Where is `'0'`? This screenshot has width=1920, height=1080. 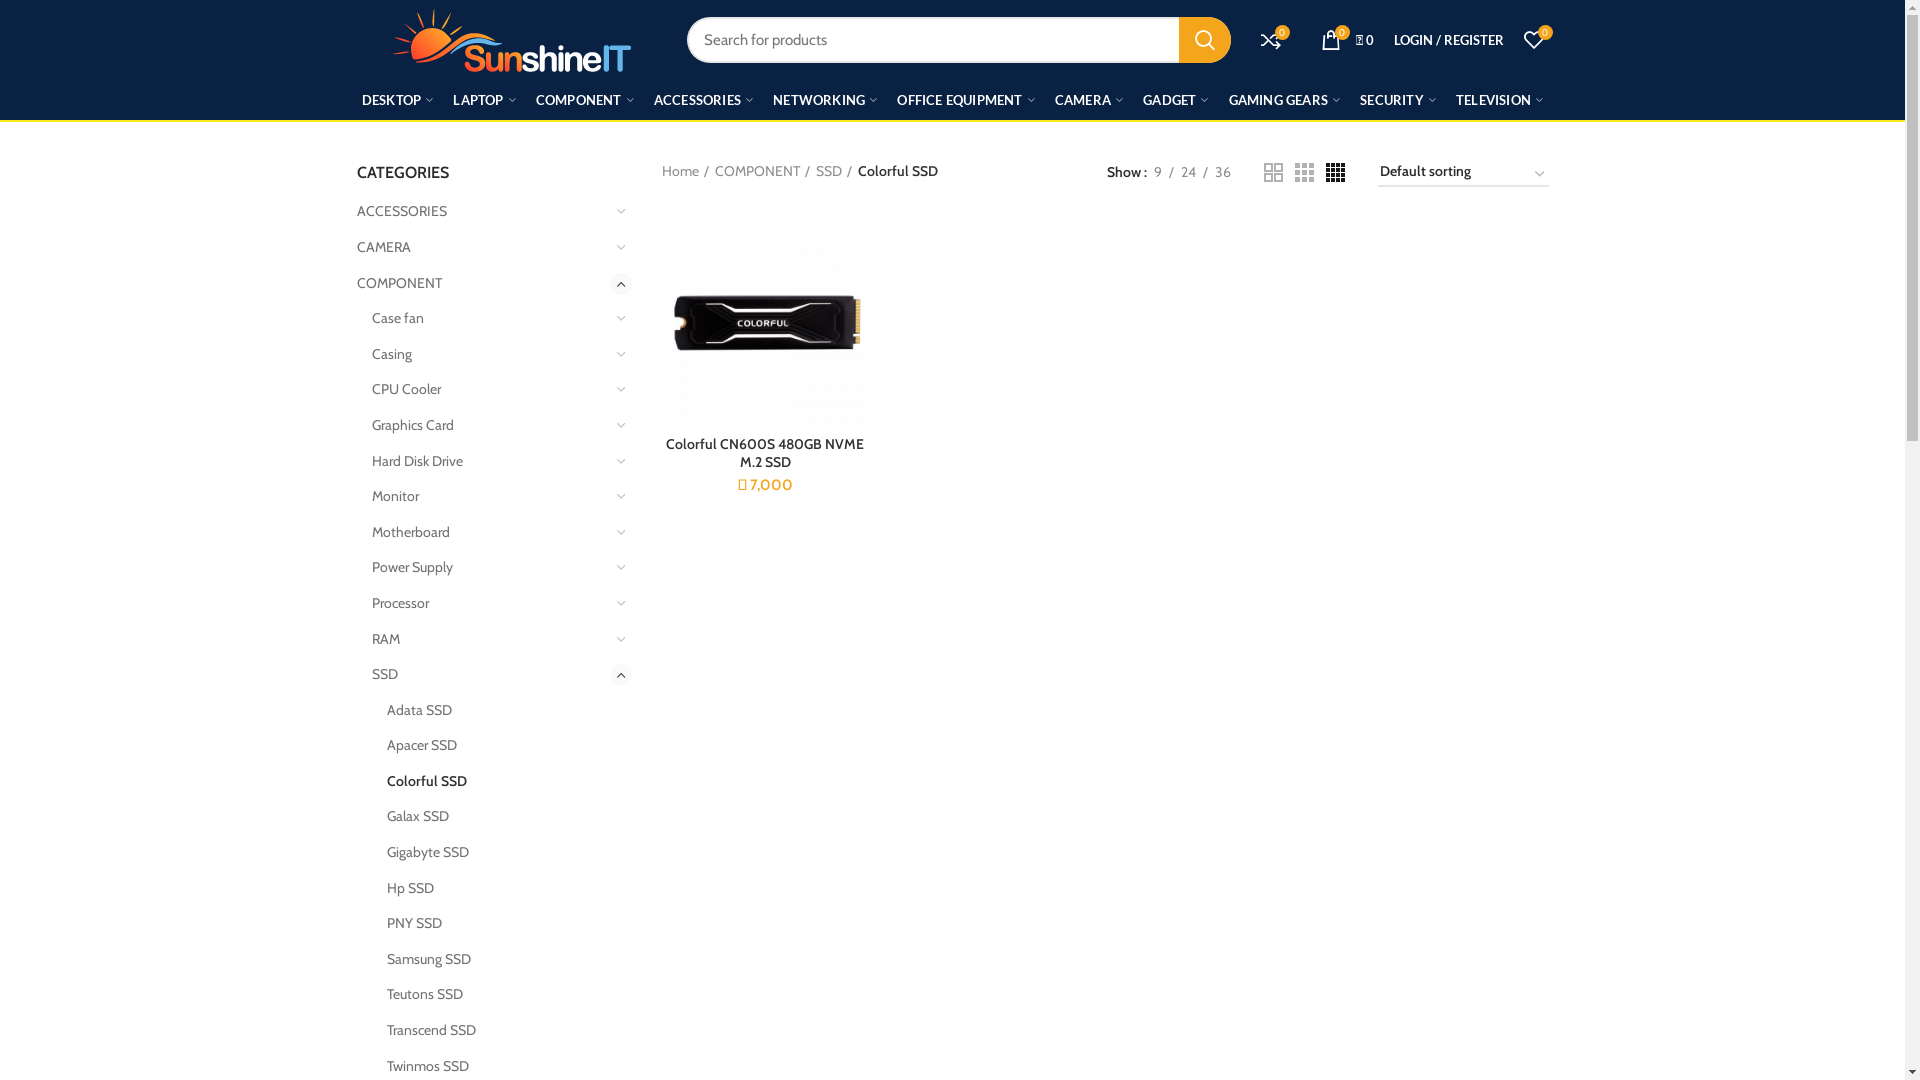
'0' is located at coordinates (1513, 39).